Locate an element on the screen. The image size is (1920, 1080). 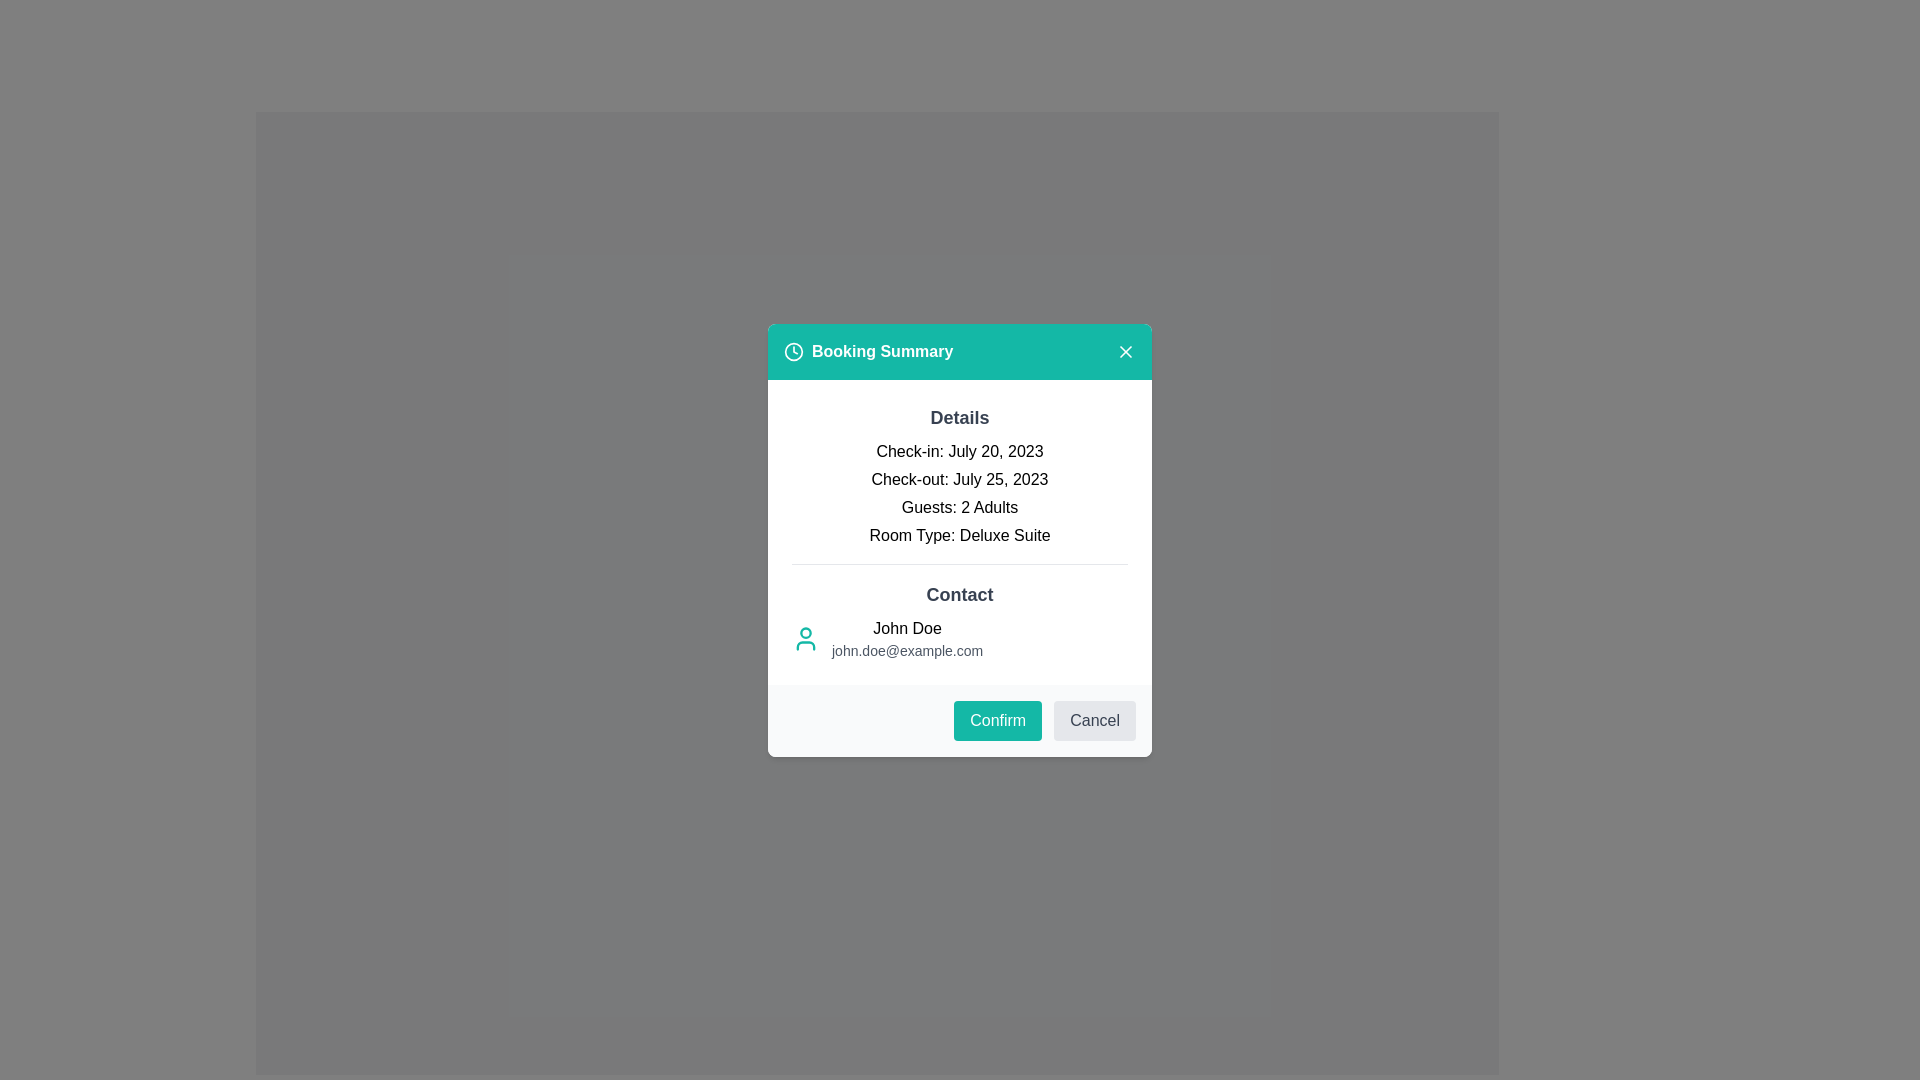
text label displaying 'Guests: 2 Adults', which is the third text item in the 'Details' section of the booking card interface is located at coordinates (960, 506).